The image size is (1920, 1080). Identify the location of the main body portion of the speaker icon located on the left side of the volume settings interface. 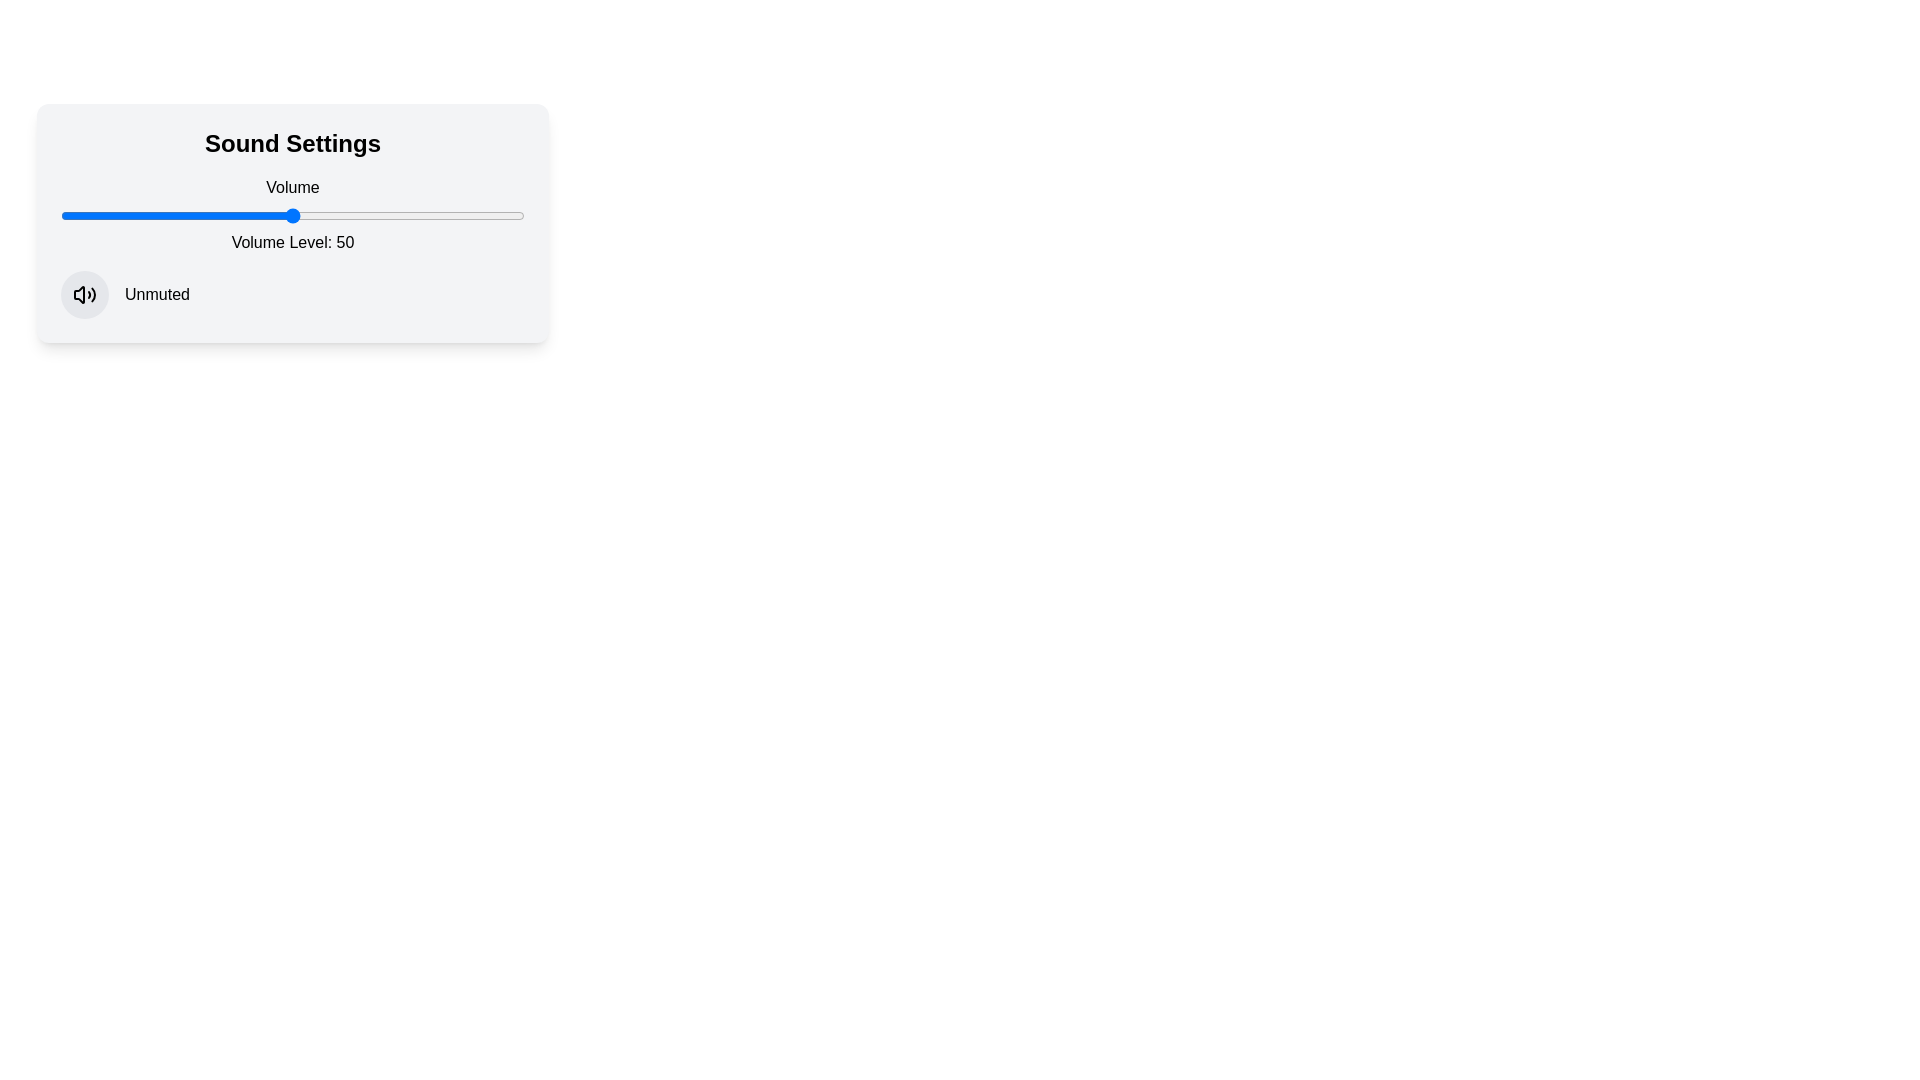
(79, 294).